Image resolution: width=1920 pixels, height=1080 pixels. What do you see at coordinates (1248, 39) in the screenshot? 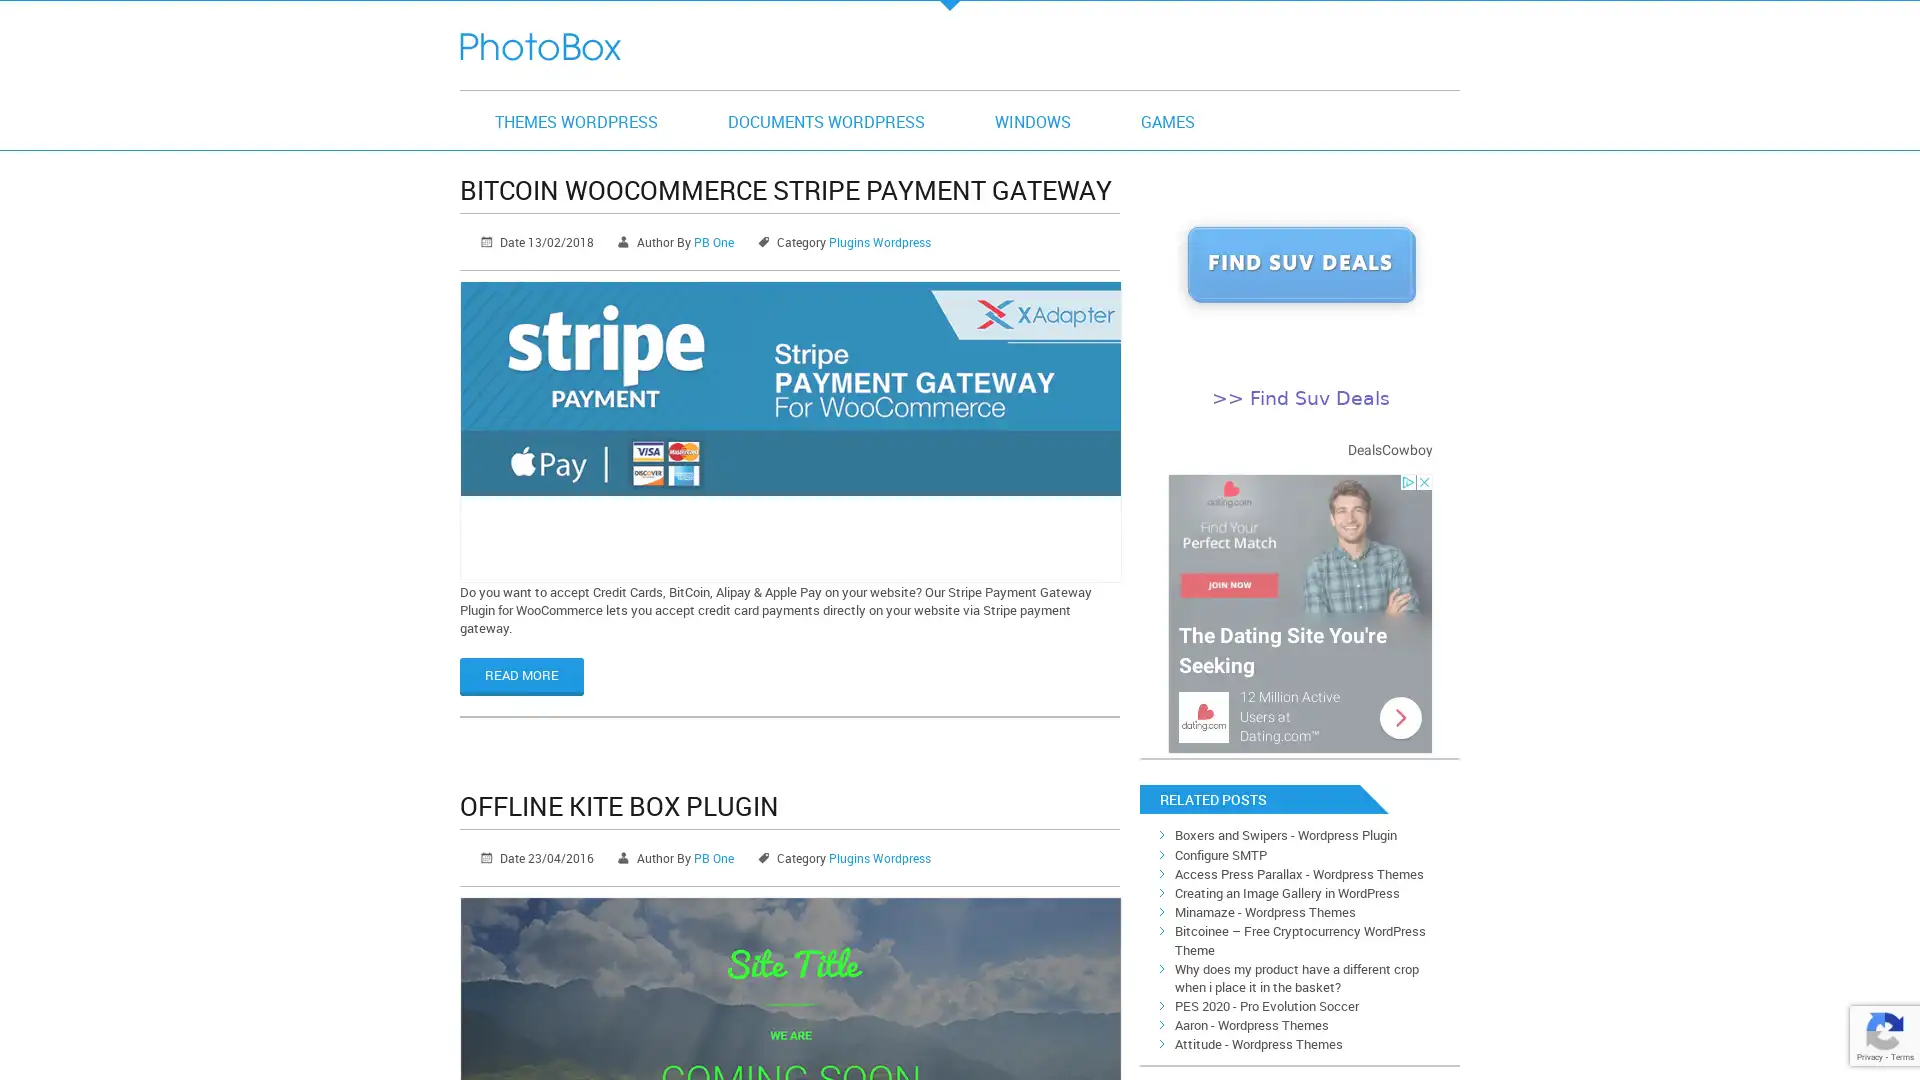
I see `search` at bounding box center [1248, 39].